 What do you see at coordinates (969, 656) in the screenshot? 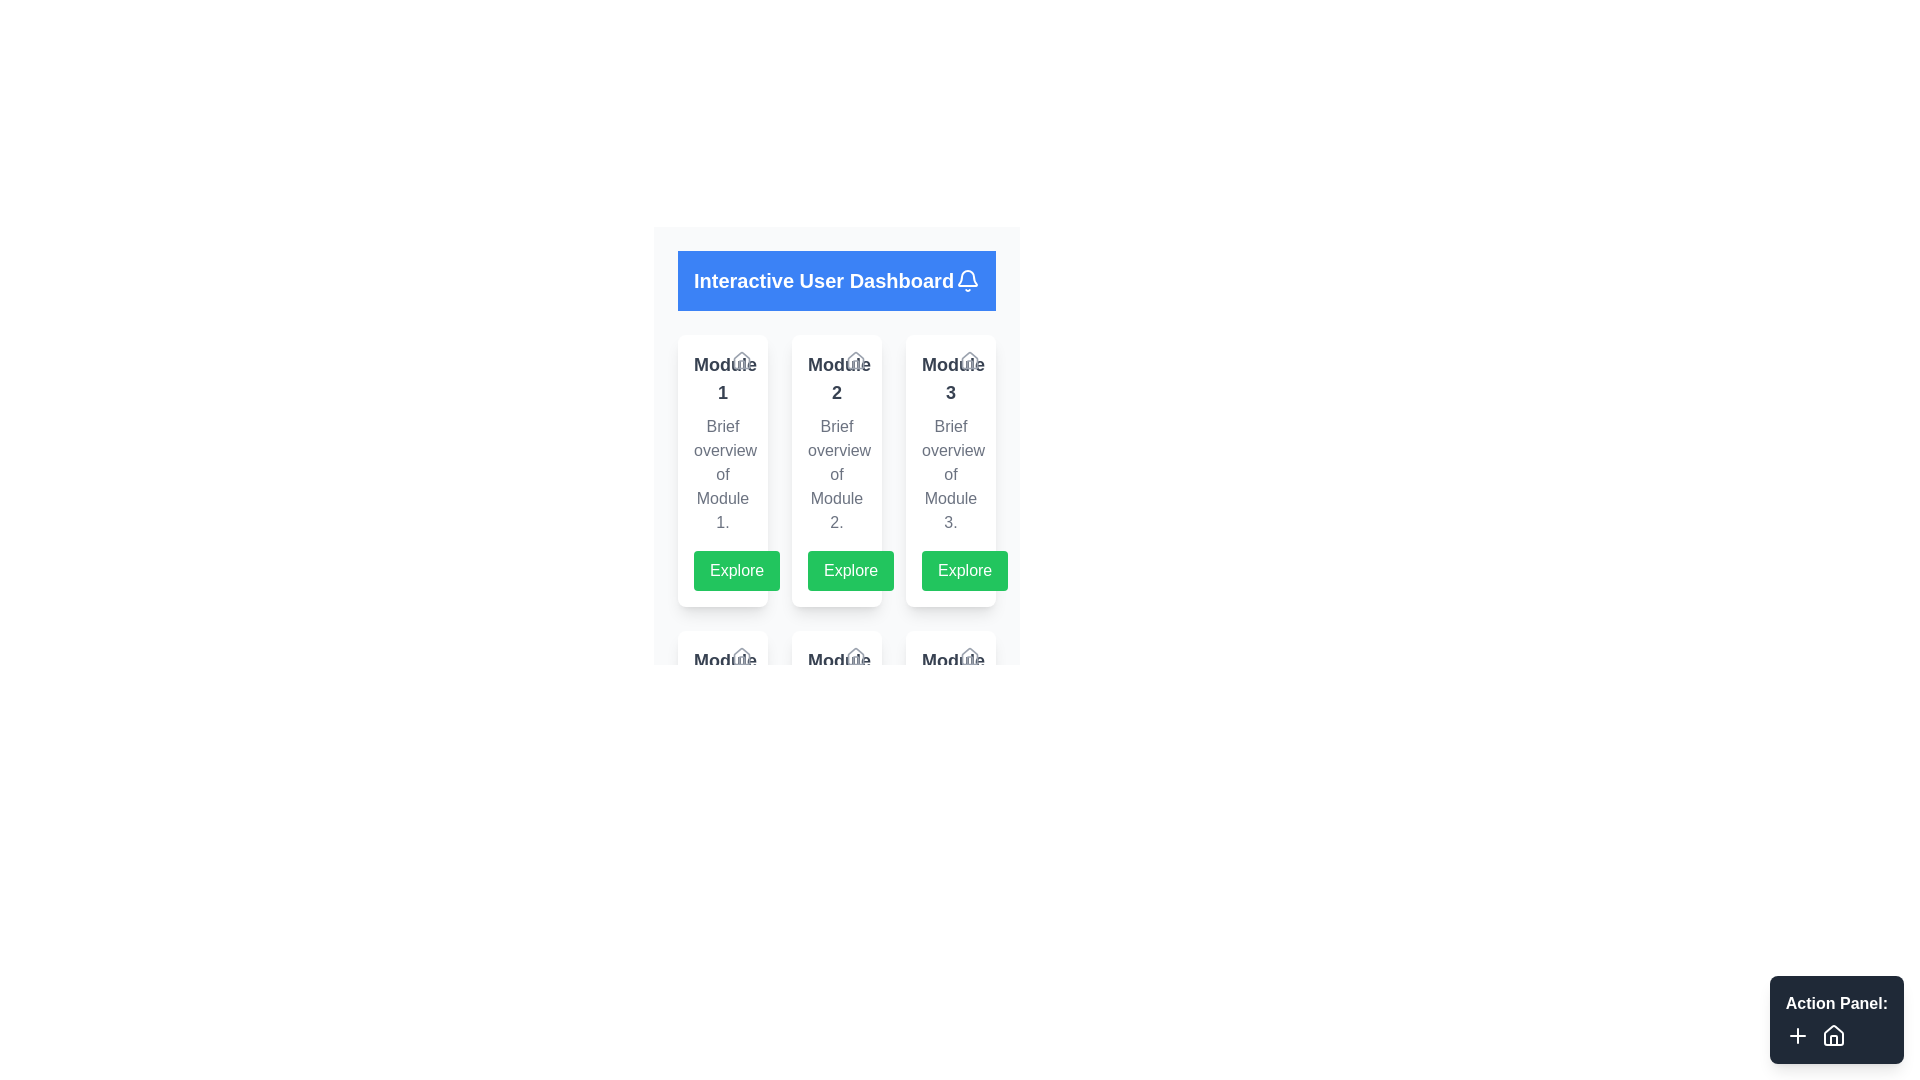
I see `the SVG icon representing a house located in the top-right corner of the 'Module 6' card for interaction` at bounding box center [969, 656].